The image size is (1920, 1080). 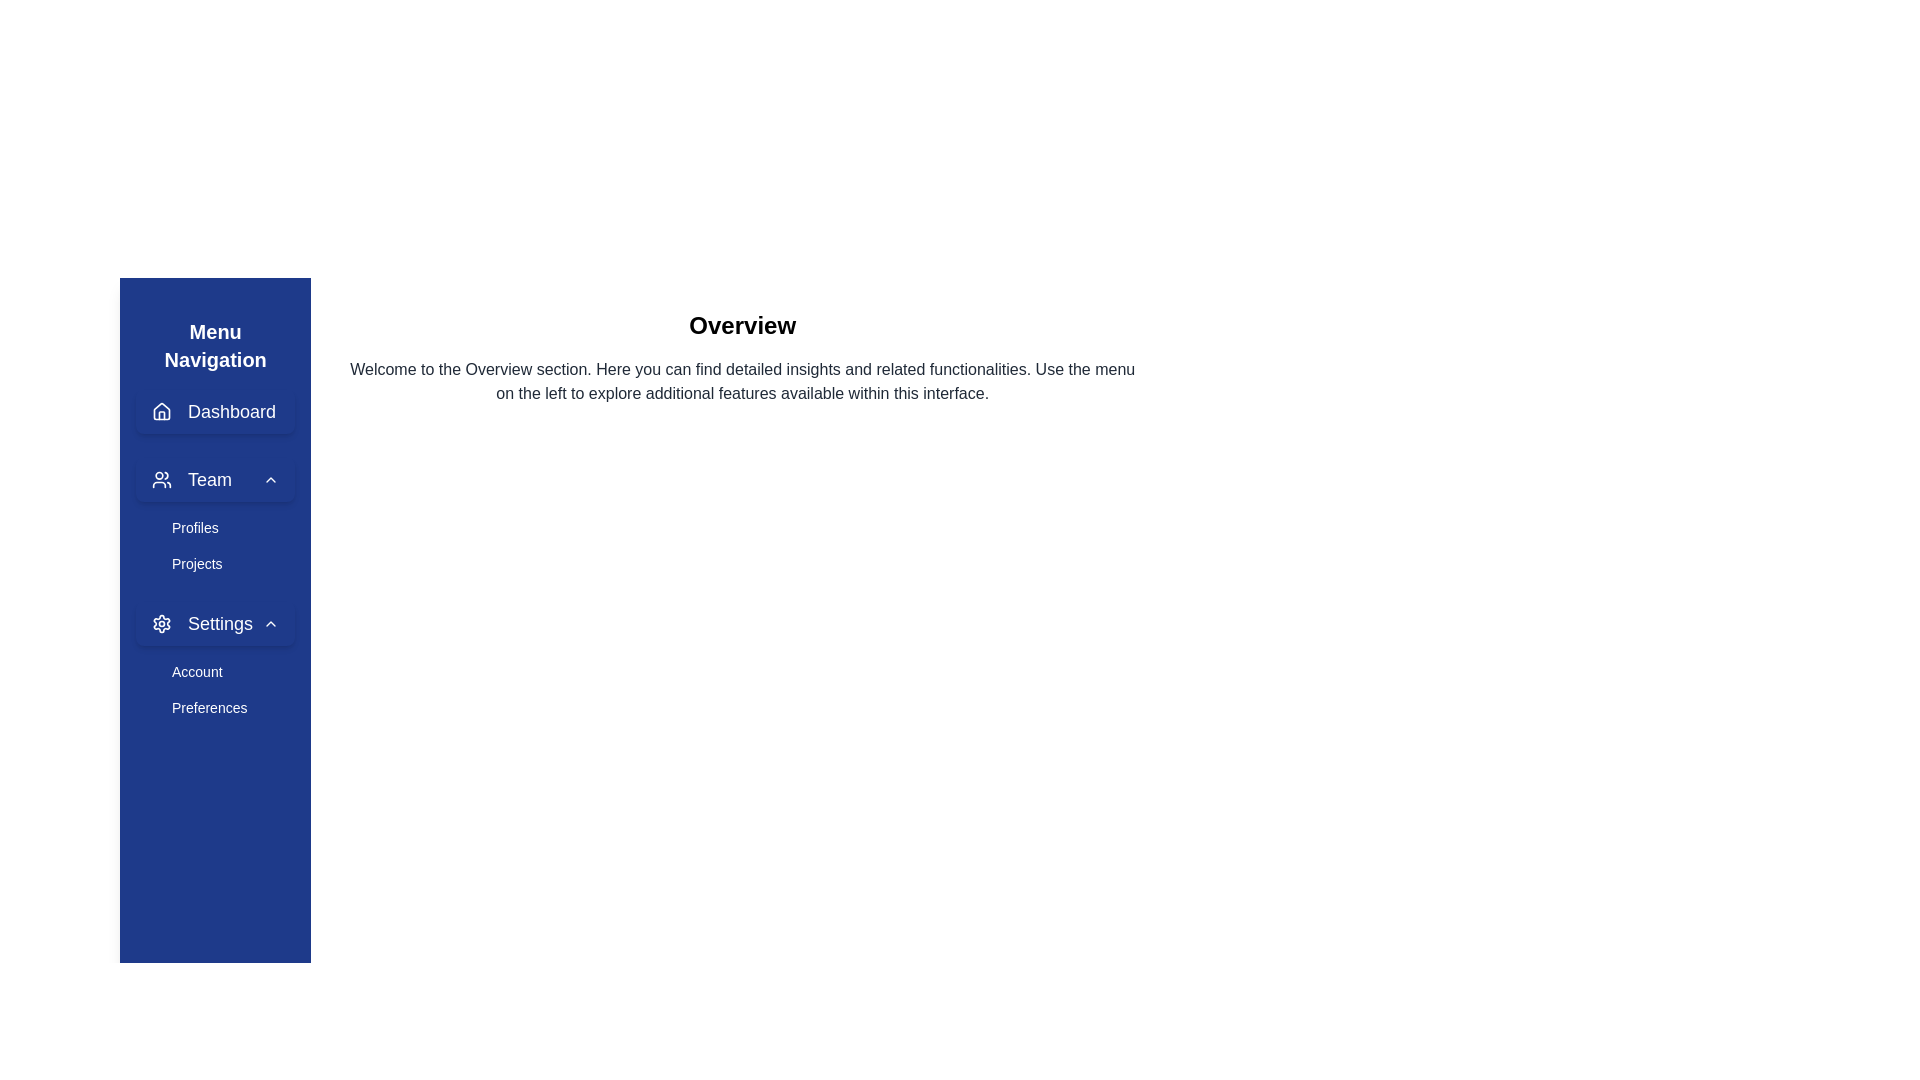 I want to click on the upward-facing triangular chevron icon associated with the 'Settings' menu item in the vertical navigation menu sidebar, so click(x=270, y=623).